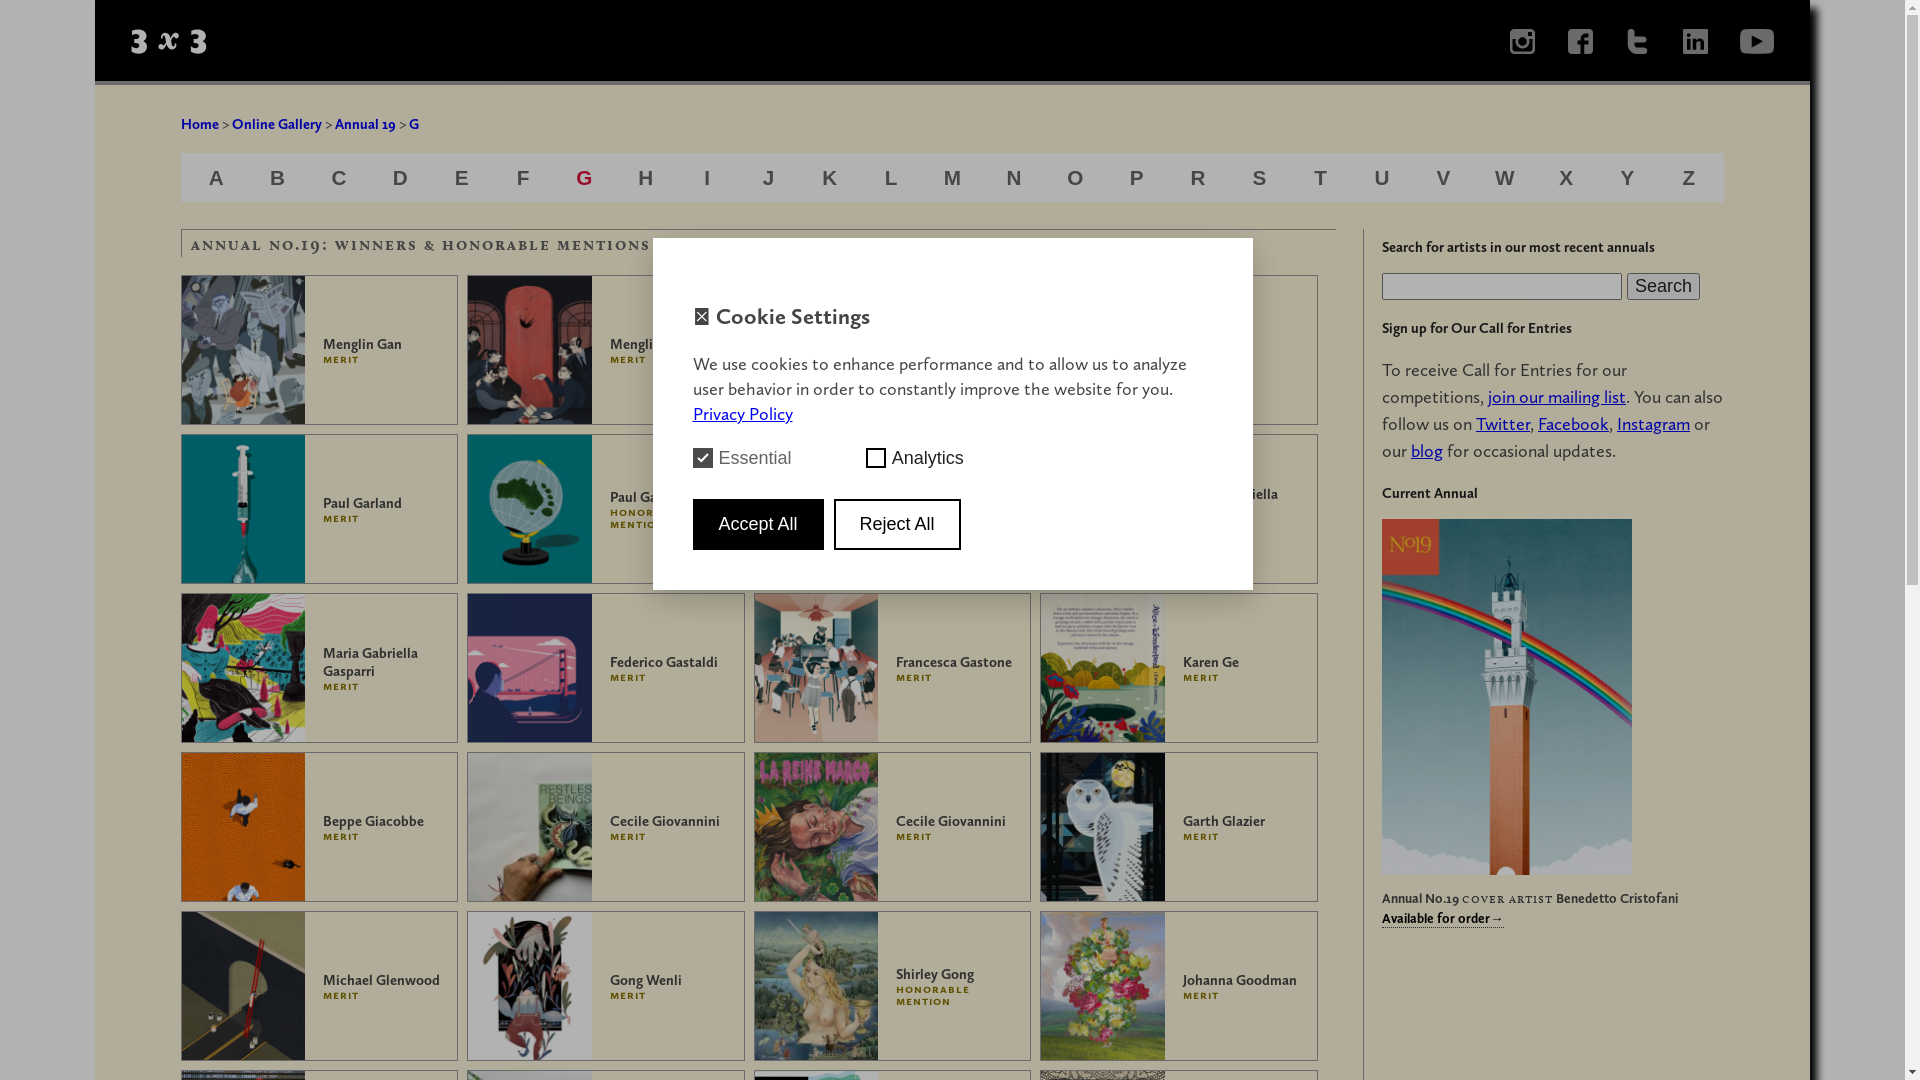 The image size is (1920, 1080). What do you see at coordinates (268, 176) in the screenshot?
I see `'B'` at bounding box center [268, 176].